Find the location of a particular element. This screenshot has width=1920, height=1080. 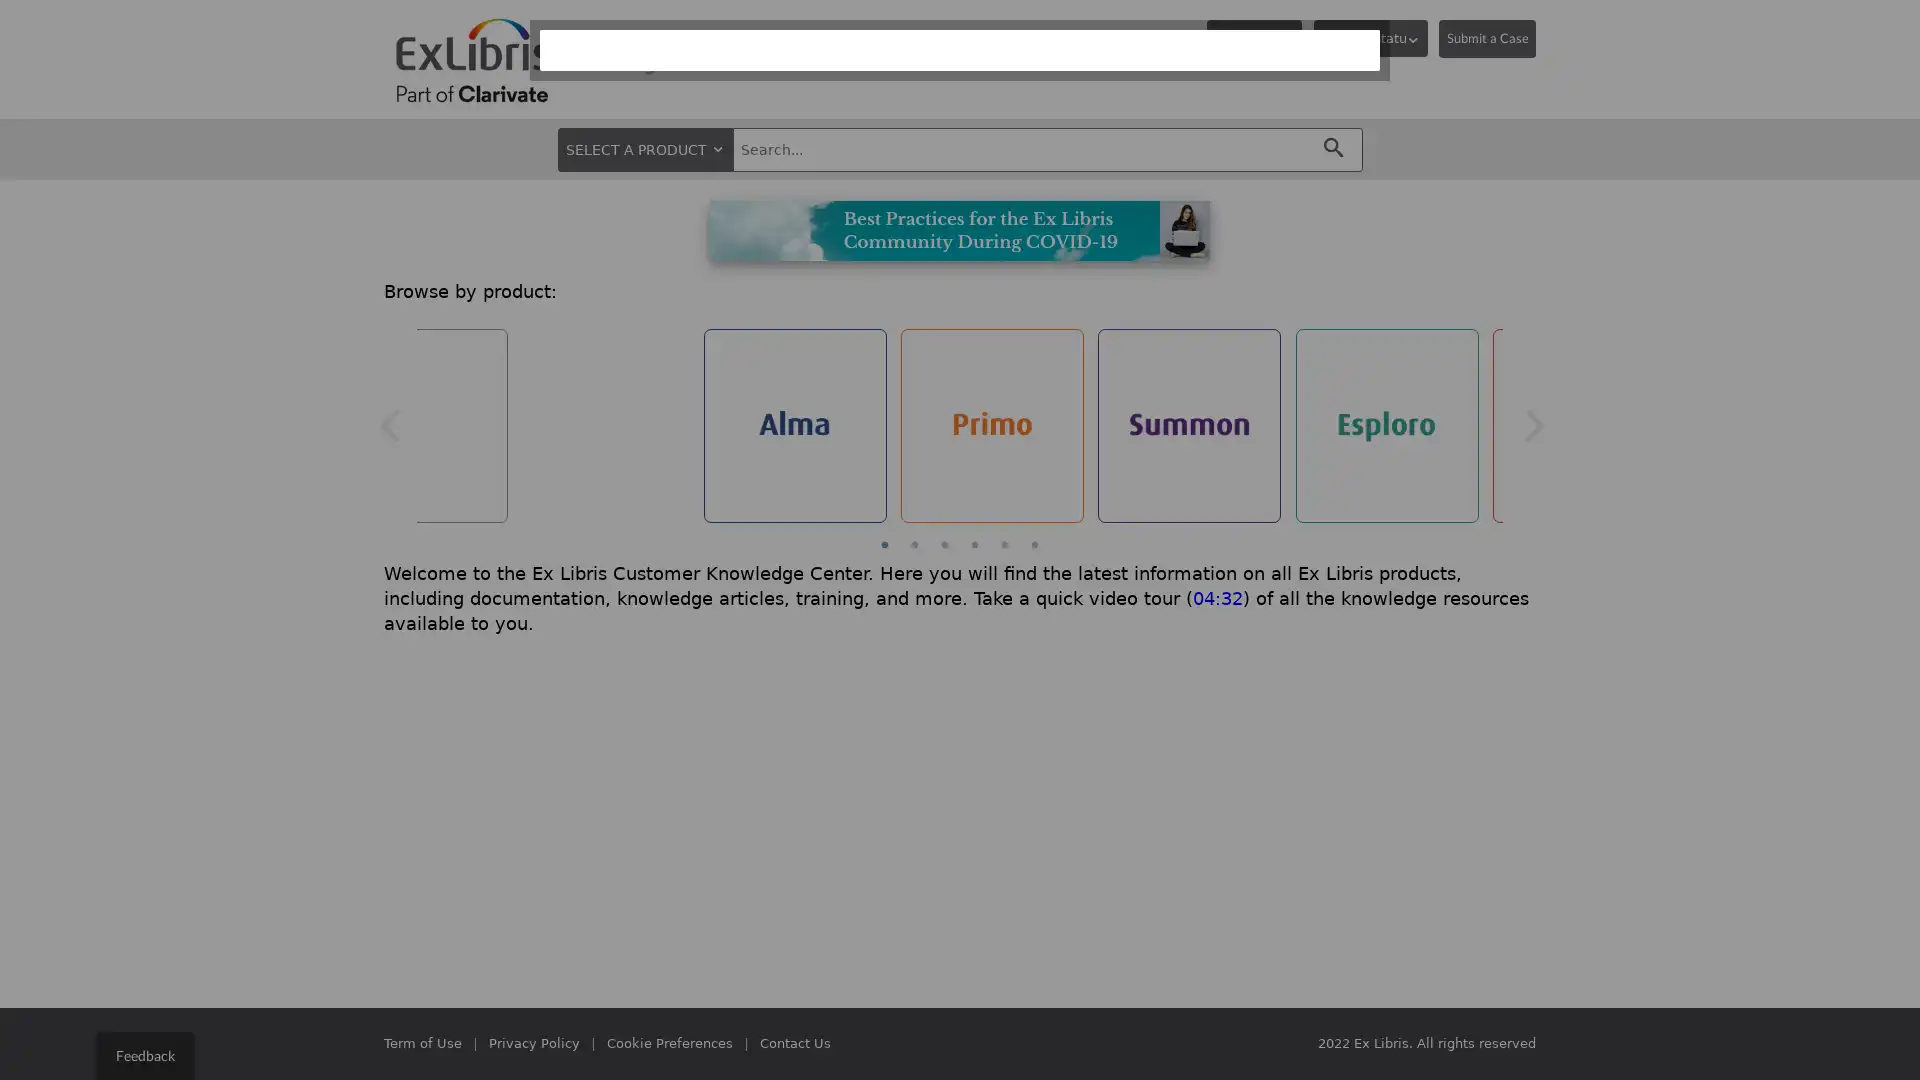

4 is located at coordinates (974, 544).